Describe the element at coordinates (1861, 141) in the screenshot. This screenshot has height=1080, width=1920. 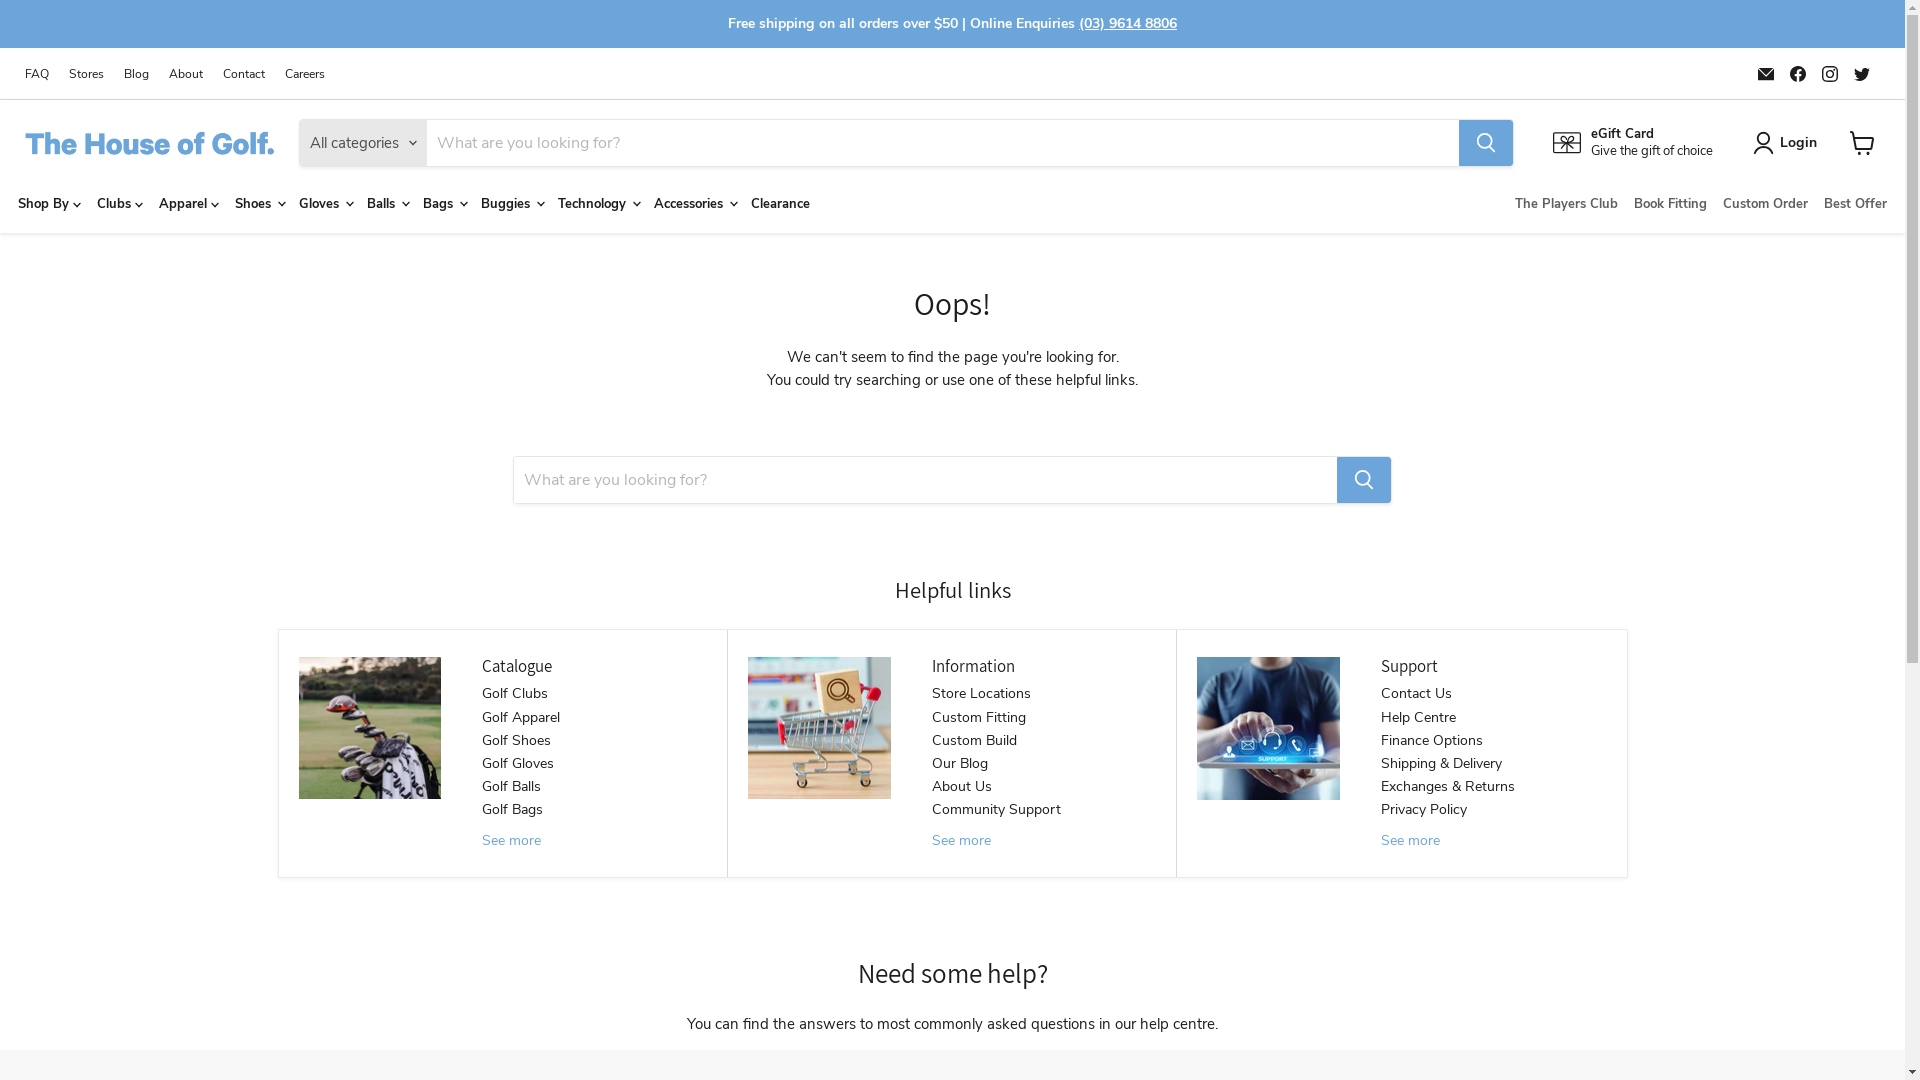
I see `'View cart'` at that location.